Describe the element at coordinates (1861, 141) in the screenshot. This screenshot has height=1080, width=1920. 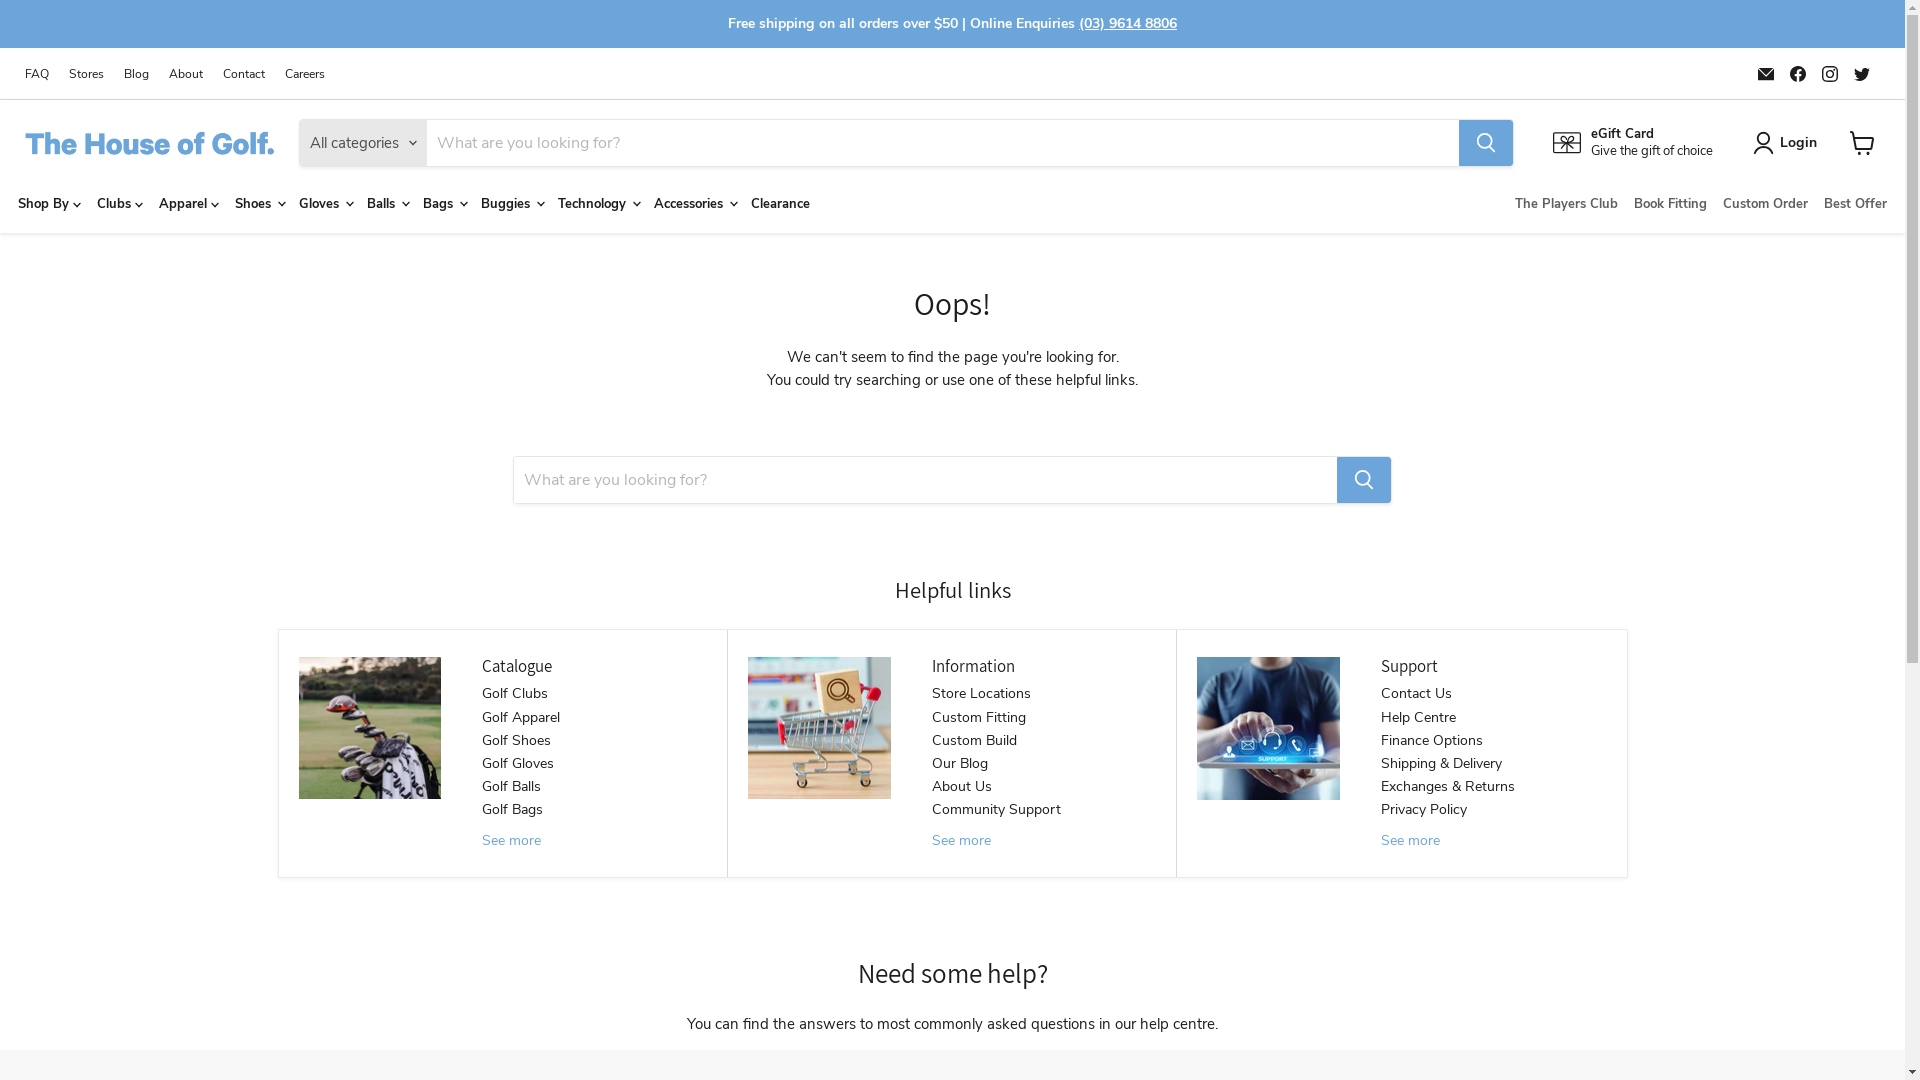
I see `'View cart'` at that location.